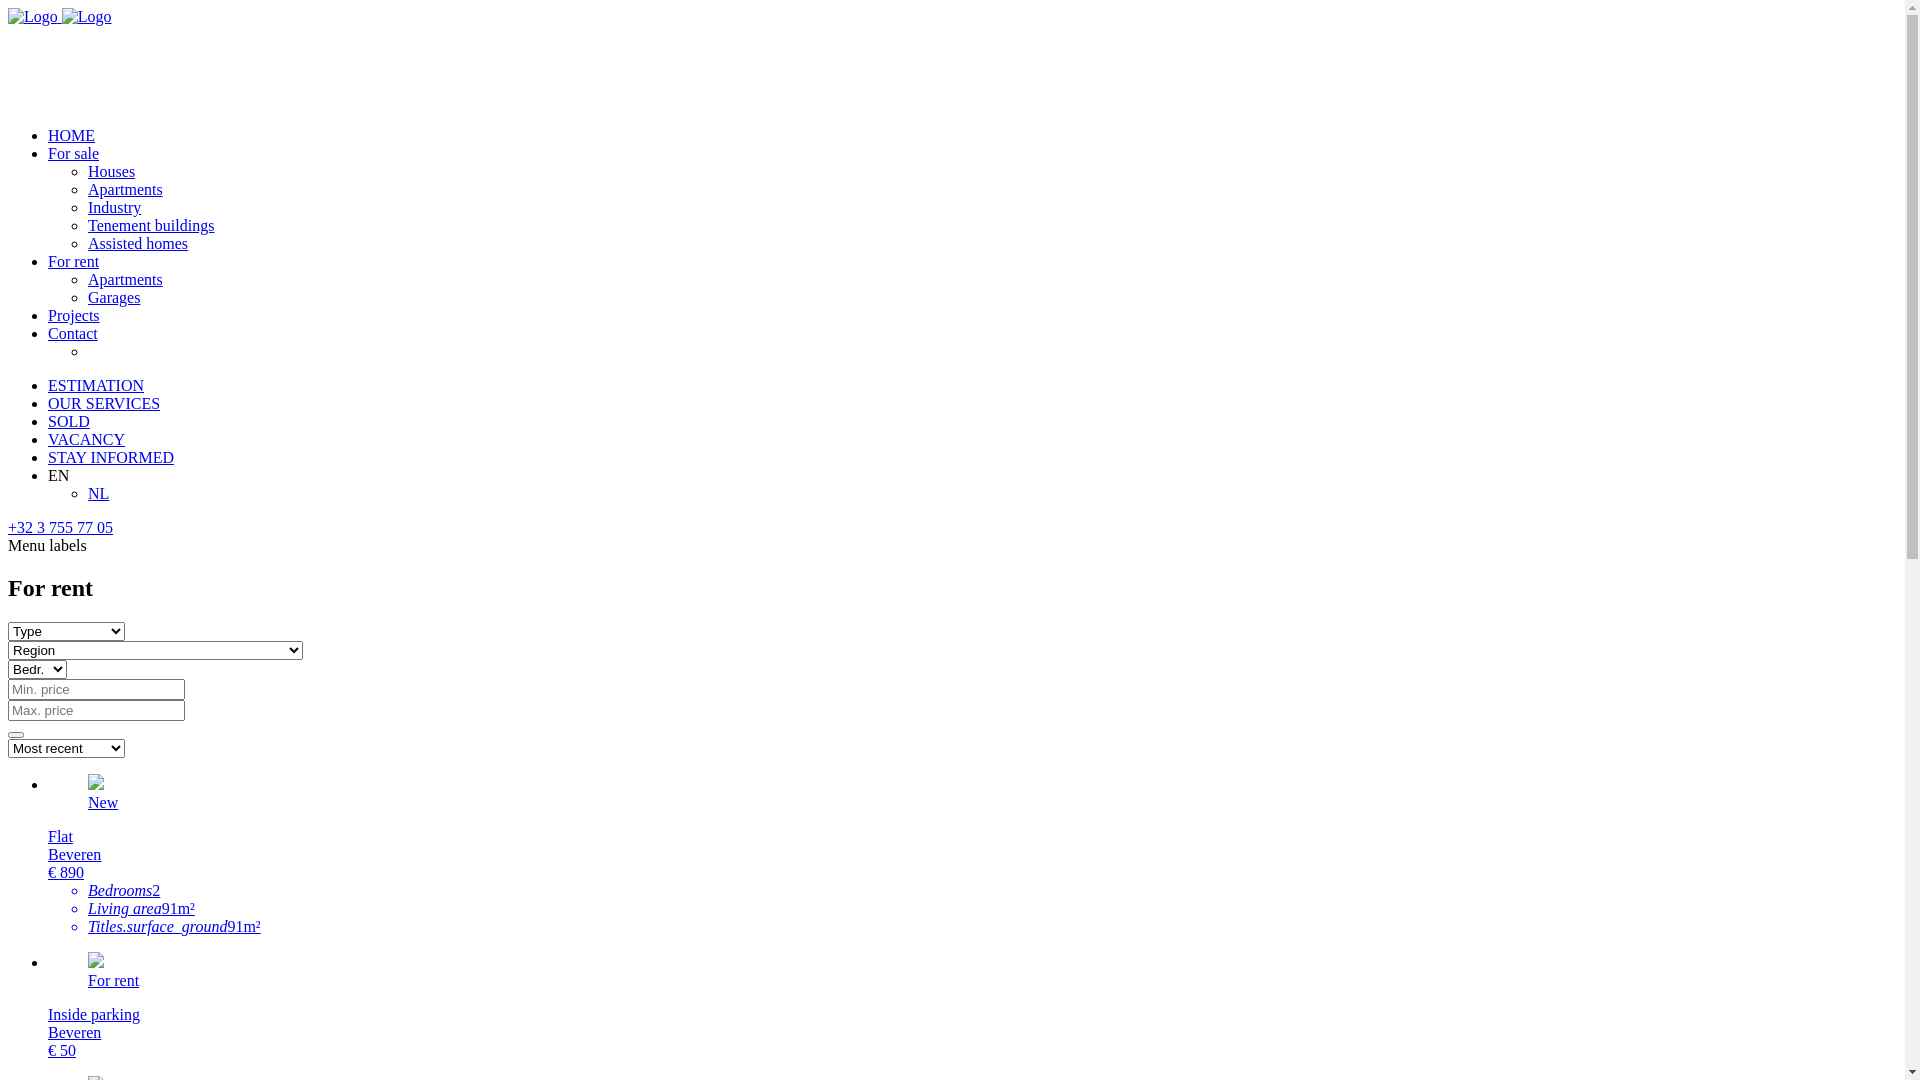  I want to click on 'NL', so click(97, 493).